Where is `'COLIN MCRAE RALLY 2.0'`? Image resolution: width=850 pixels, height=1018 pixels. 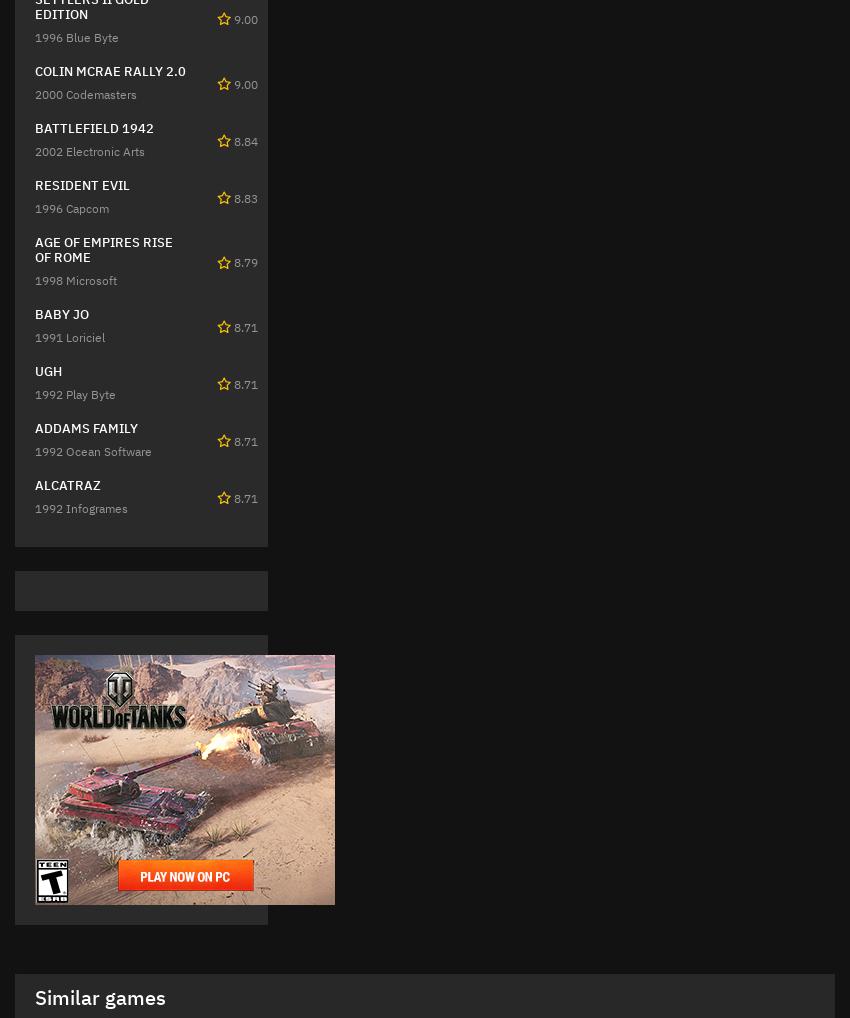 'COLIN MCRAE RALLY 2.0' is located at coordinates (109, 70).